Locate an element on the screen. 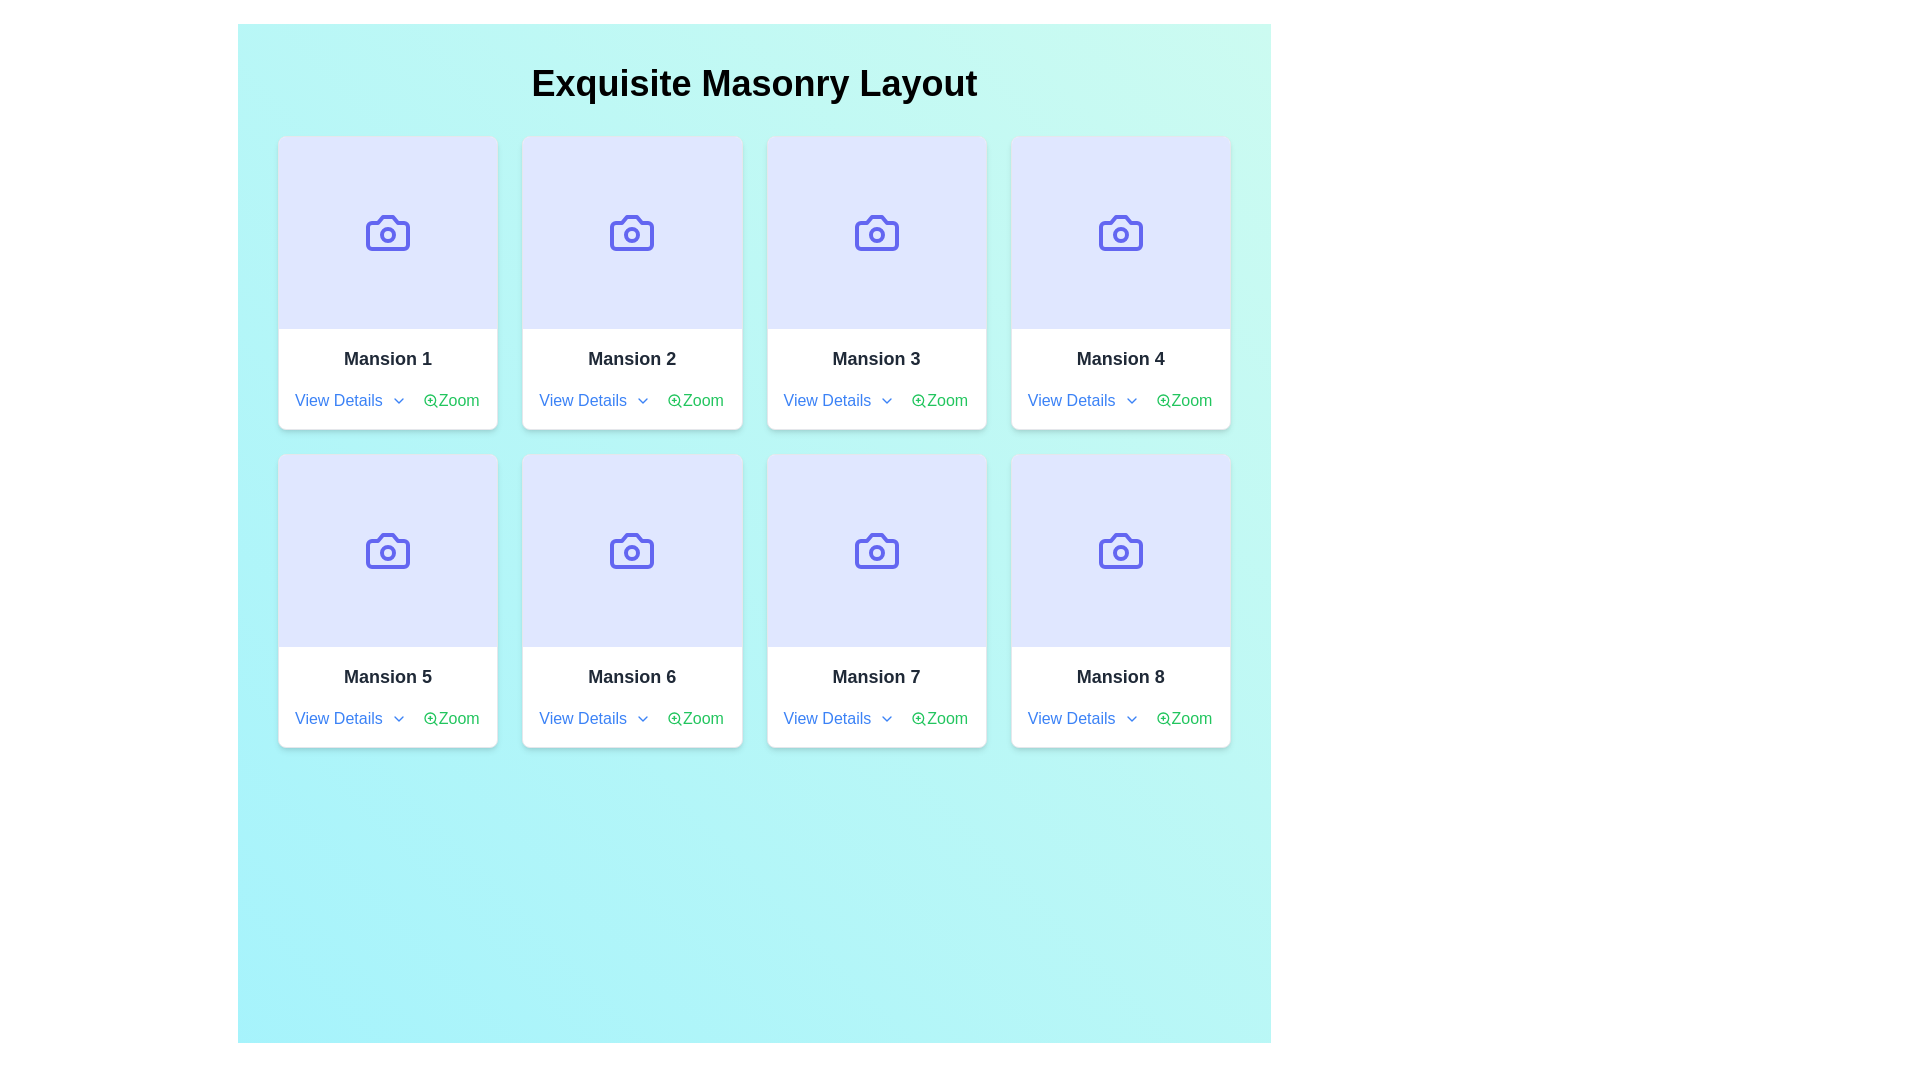  the interactive link with an icon located in the 'Mansion 7' section is located at coordinates (938, 717).